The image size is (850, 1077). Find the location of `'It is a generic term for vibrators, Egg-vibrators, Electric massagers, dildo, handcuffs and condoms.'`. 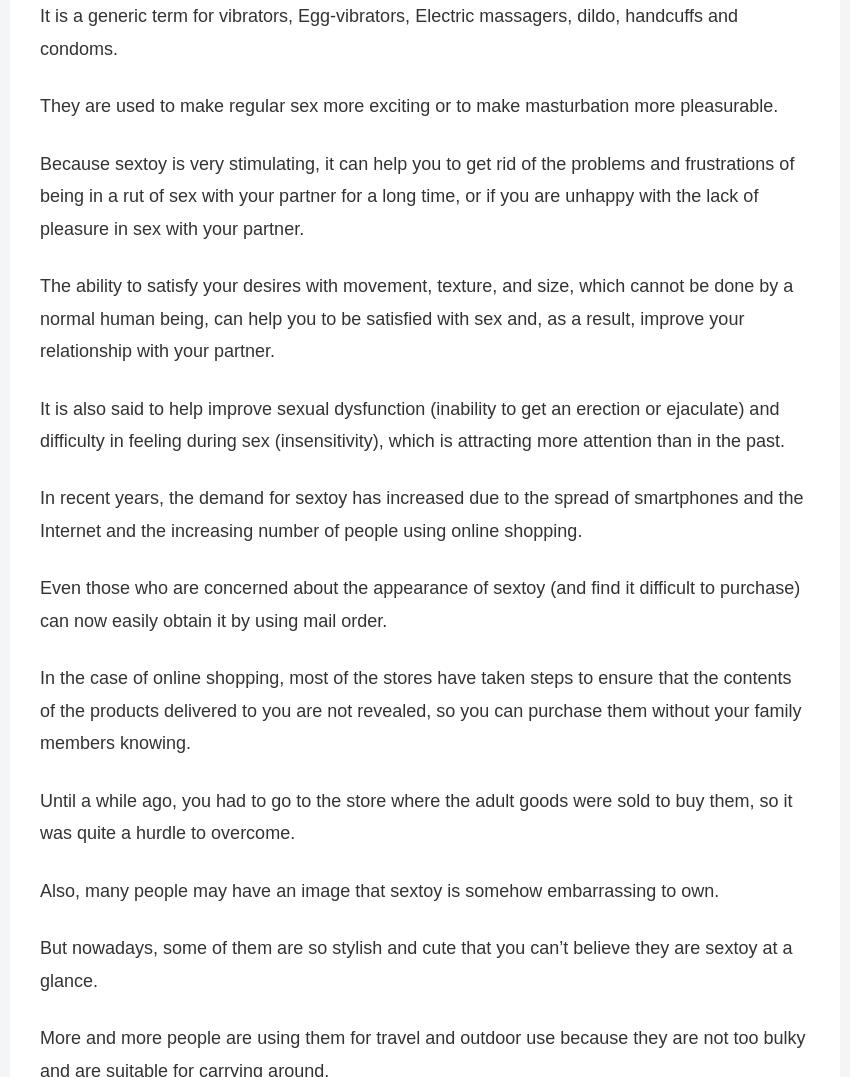

'It is a generic term for vibrators, Egg-vibrators, Electric massagers, dildo, handcuffs and condoms.' is located at coordinates (388, 30).